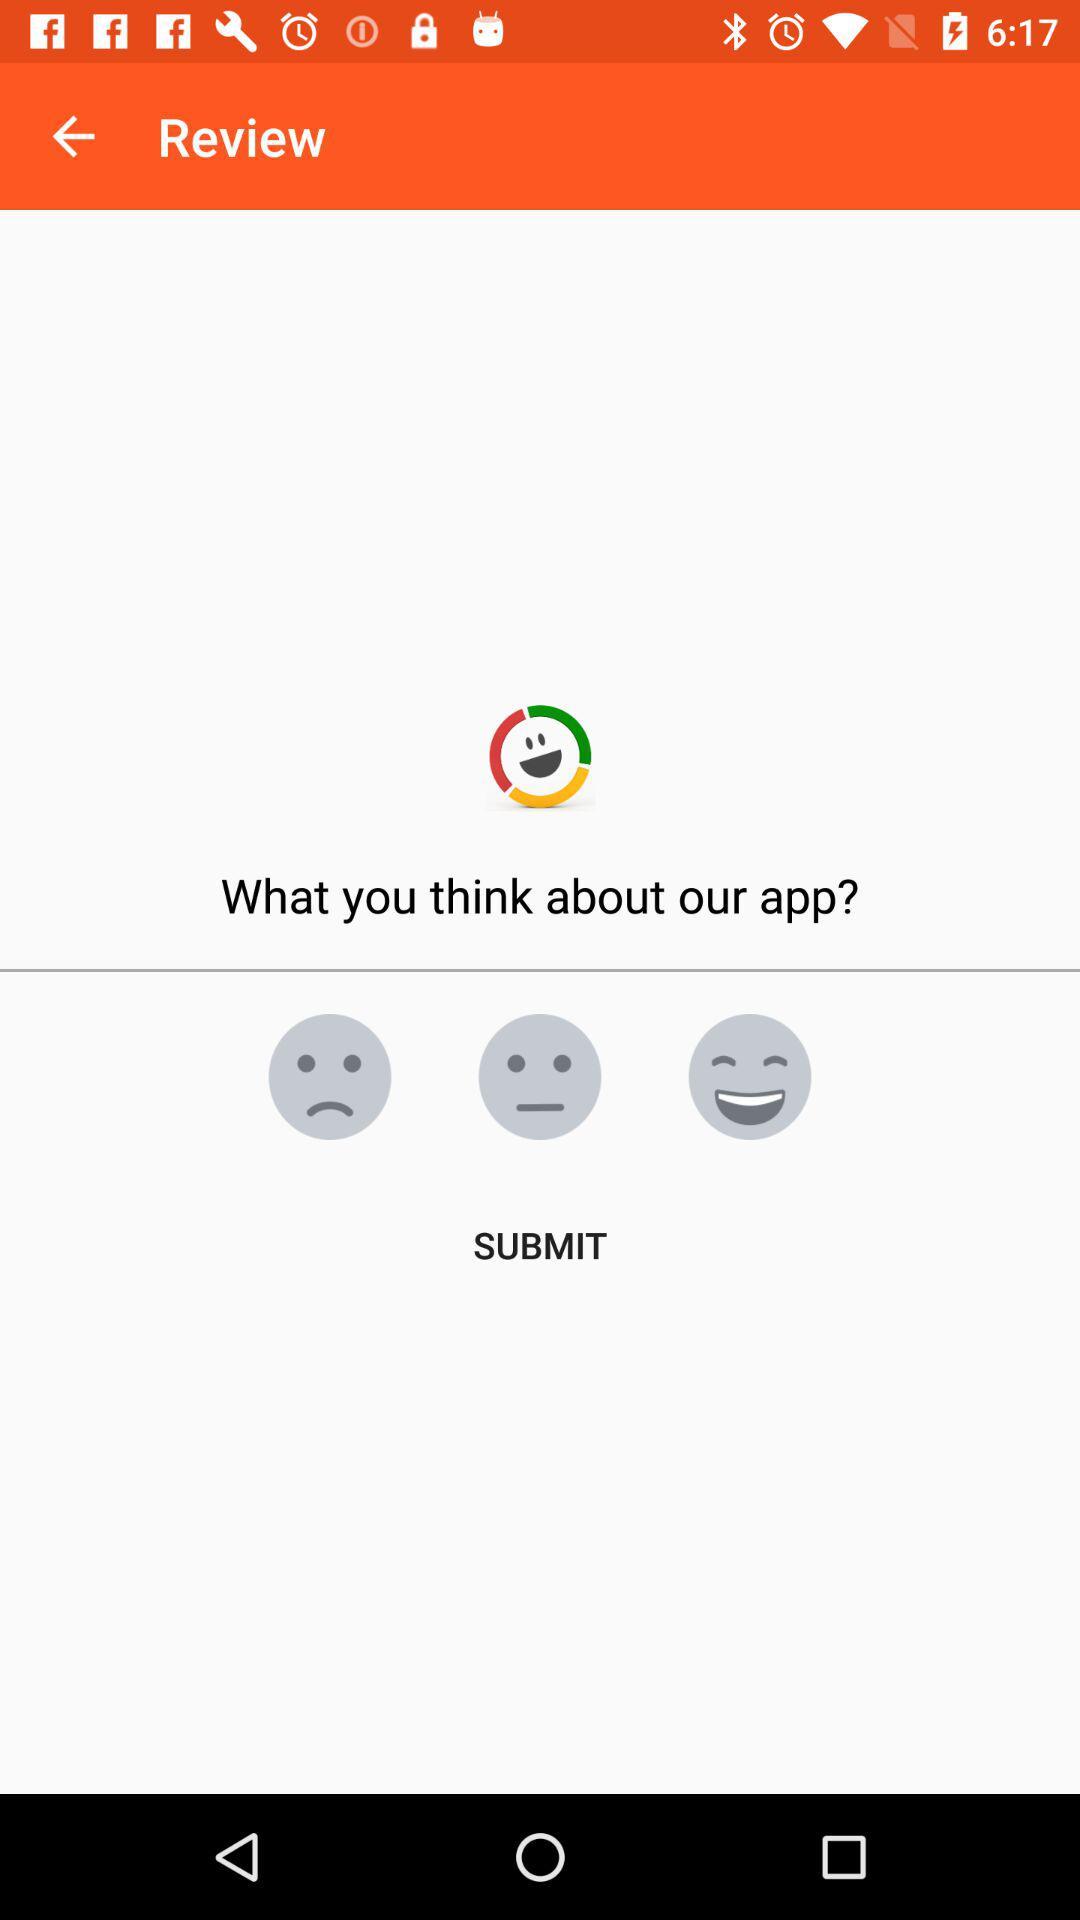  Describe the element at coordinates (329, 1075) in the screenshot. I see `emoji` at that location.